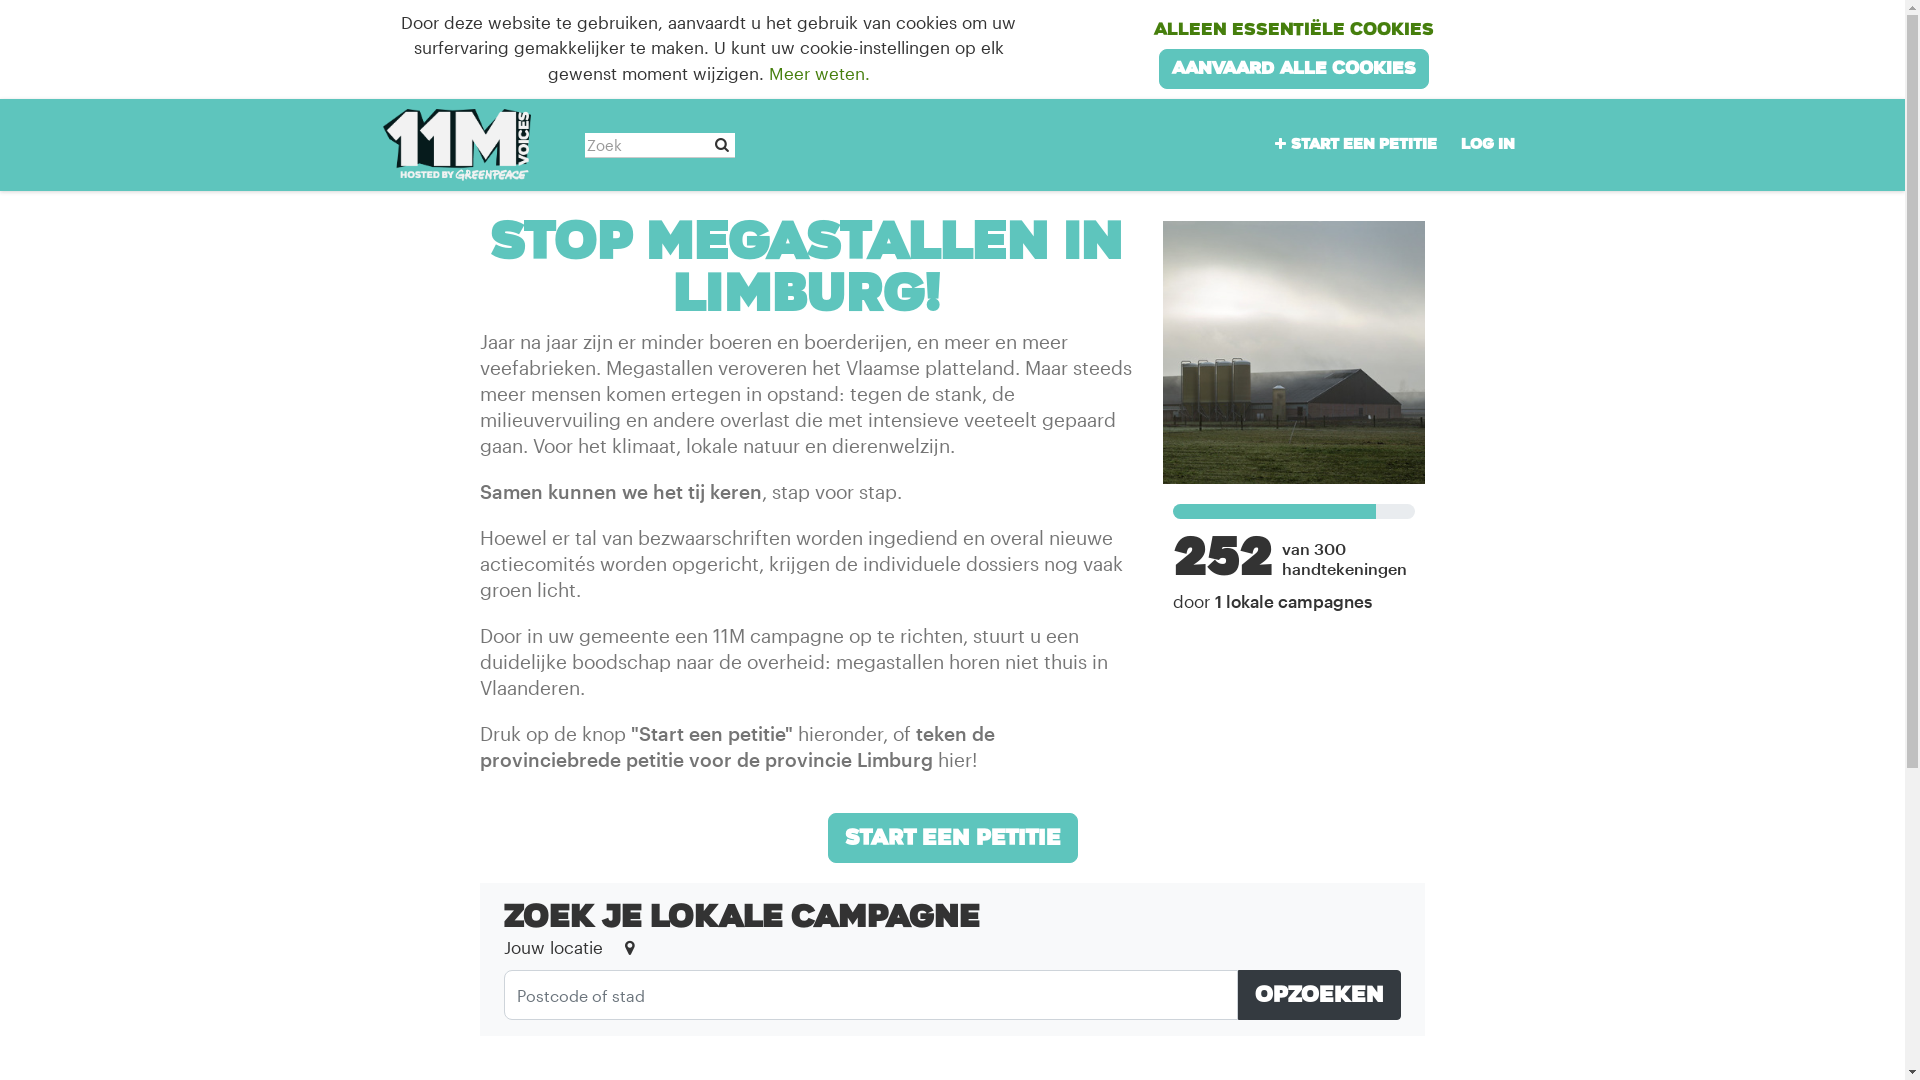 The image size is (1920, 1080). I want to click on 'Meer weten.', so click(819, 72).